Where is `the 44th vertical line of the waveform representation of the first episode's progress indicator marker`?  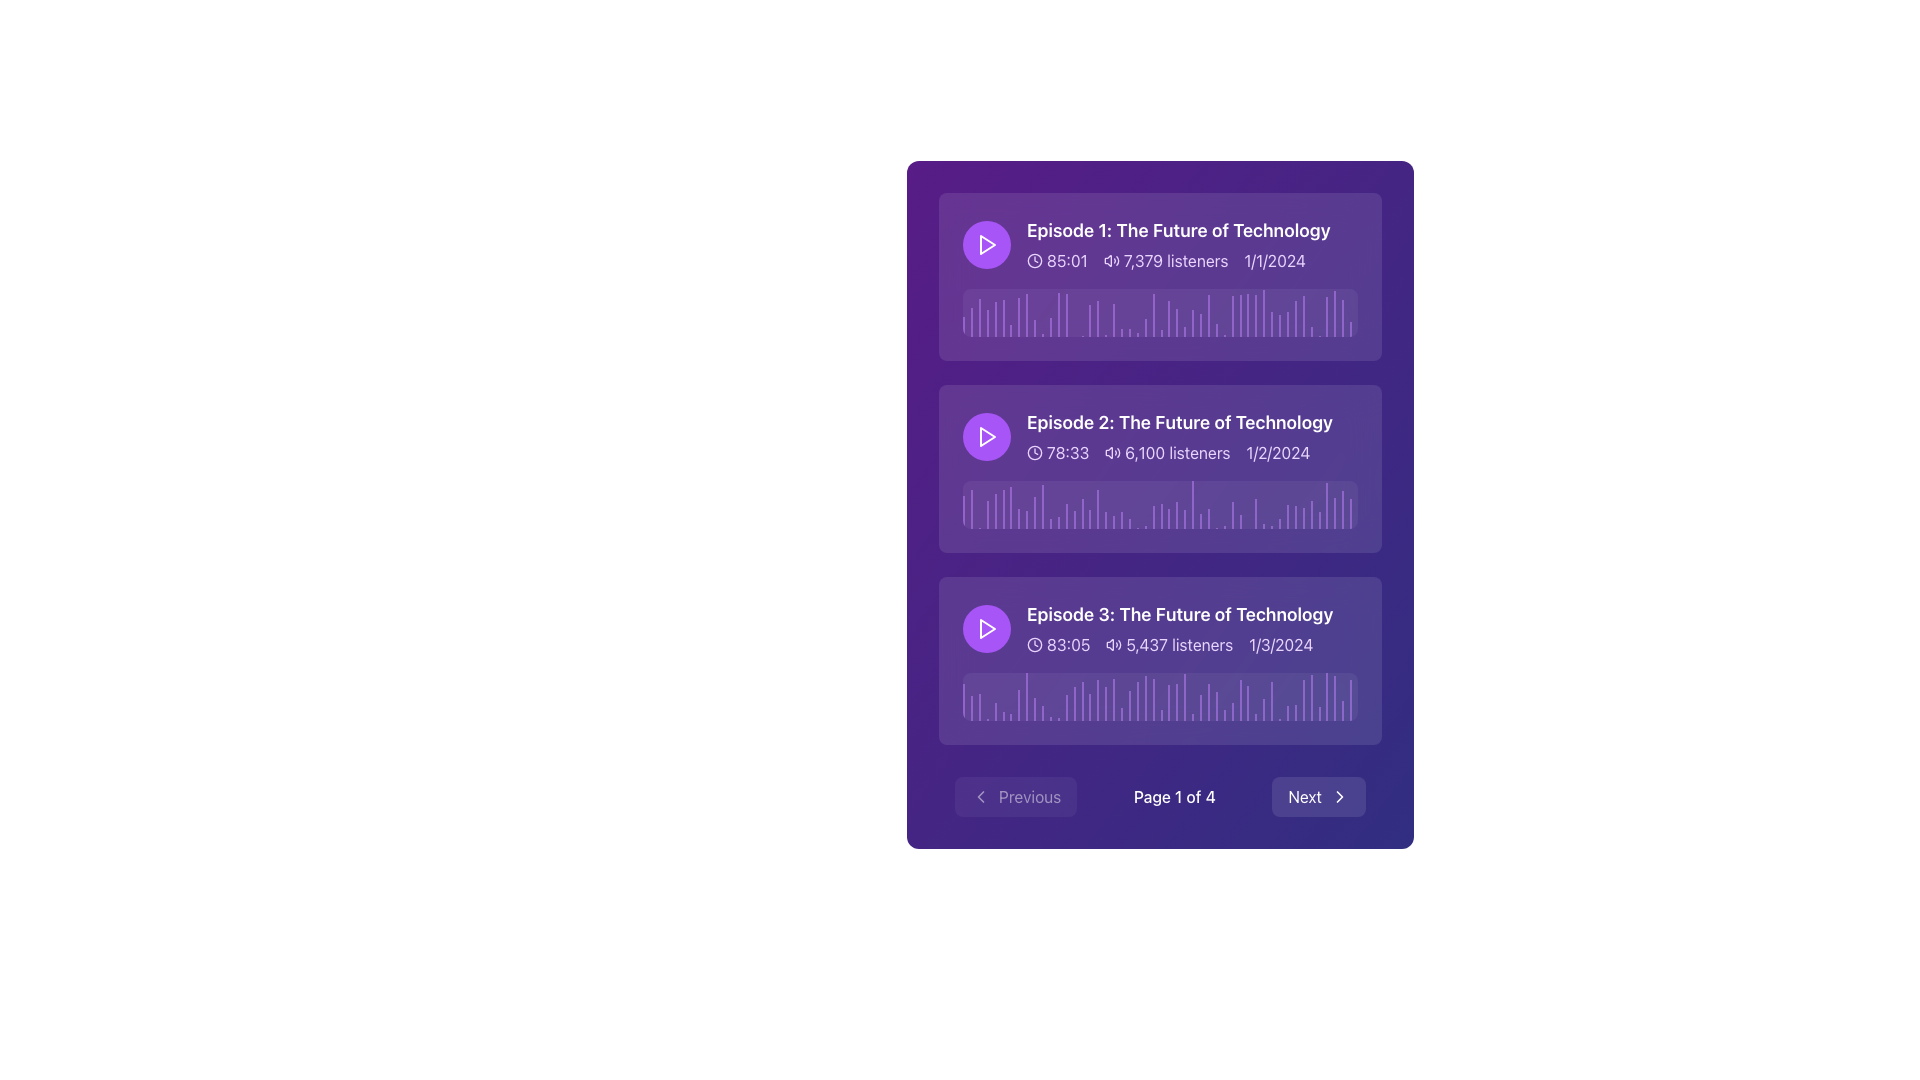 the 44th vertical line of the waveform representation of the first episode's progress indicator marker is located at coordinates (1311, 330).